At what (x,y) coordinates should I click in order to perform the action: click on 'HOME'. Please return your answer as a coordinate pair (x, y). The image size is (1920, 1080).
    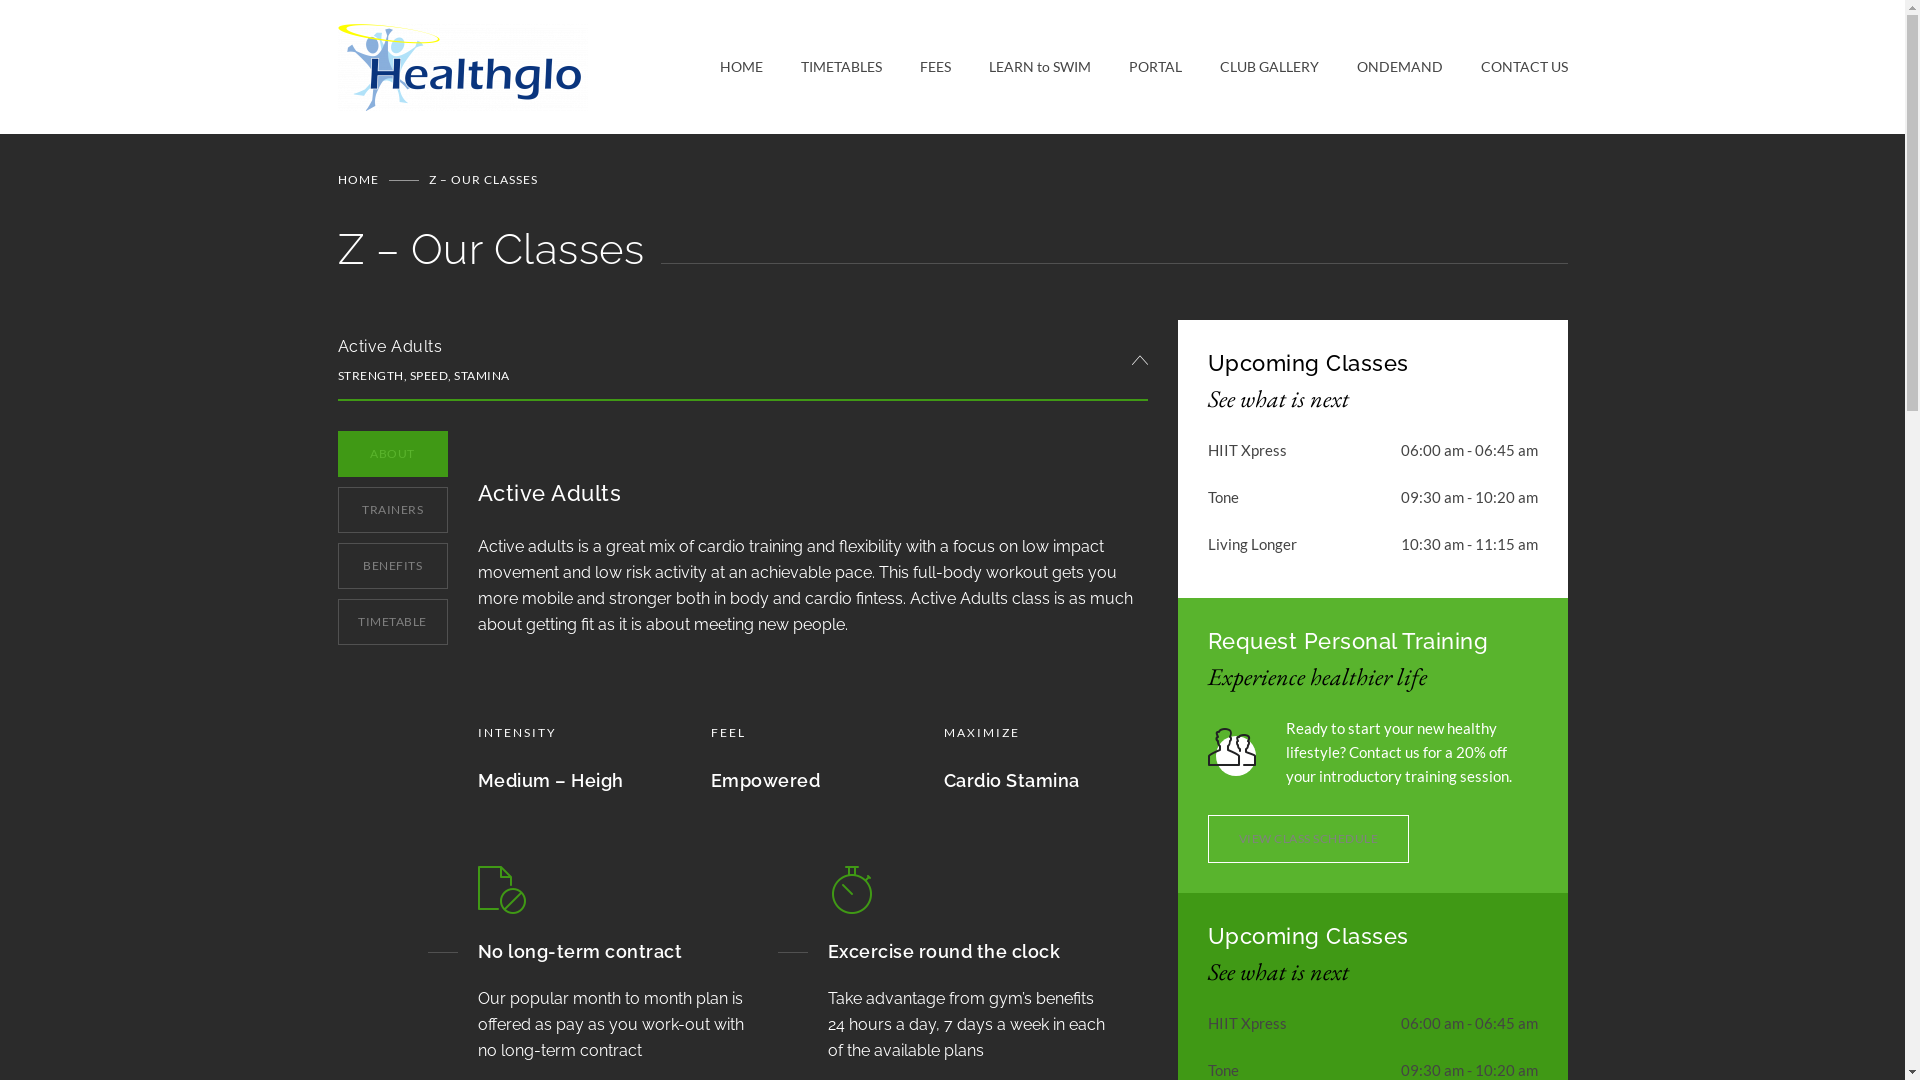
    Looking at the image, I should click on (740, 65).